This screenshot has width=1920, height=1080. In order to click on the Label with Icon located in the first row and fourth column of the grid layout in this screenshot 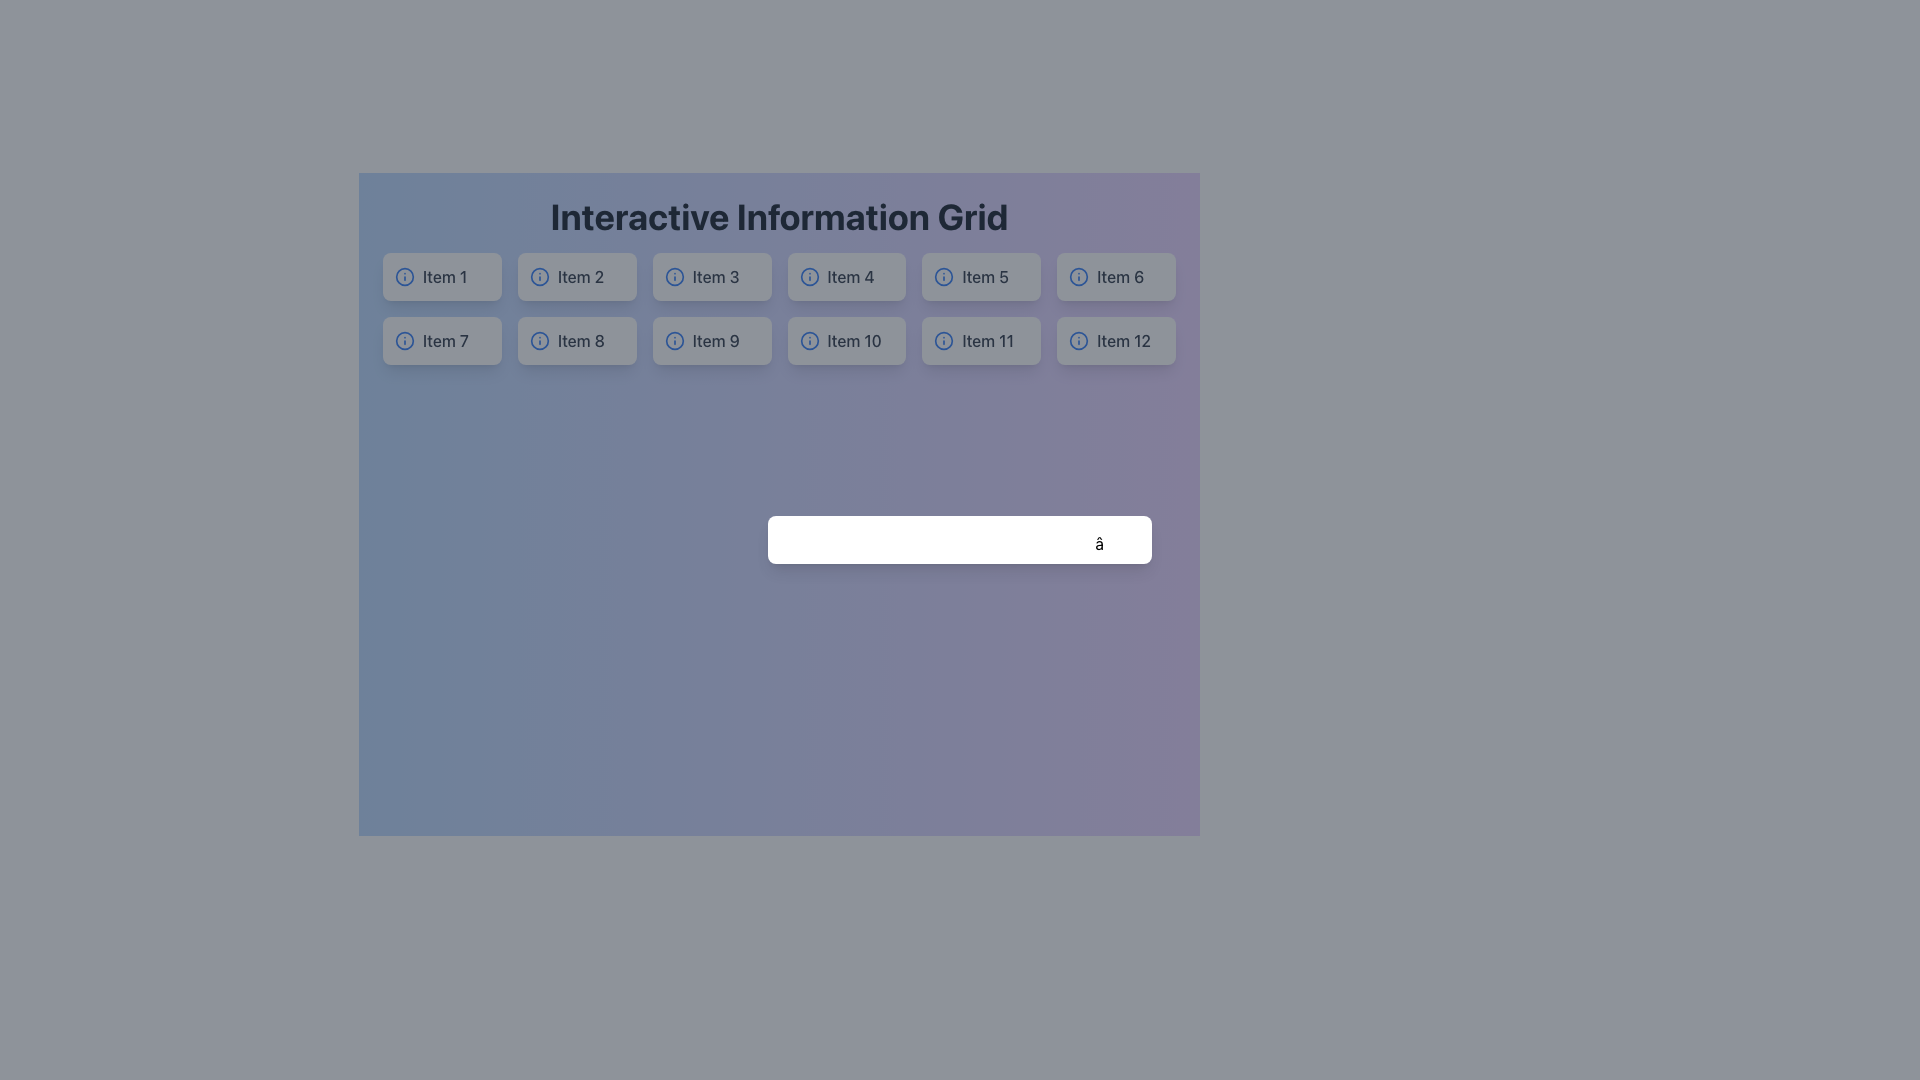, I will do `click(846, 277)`.